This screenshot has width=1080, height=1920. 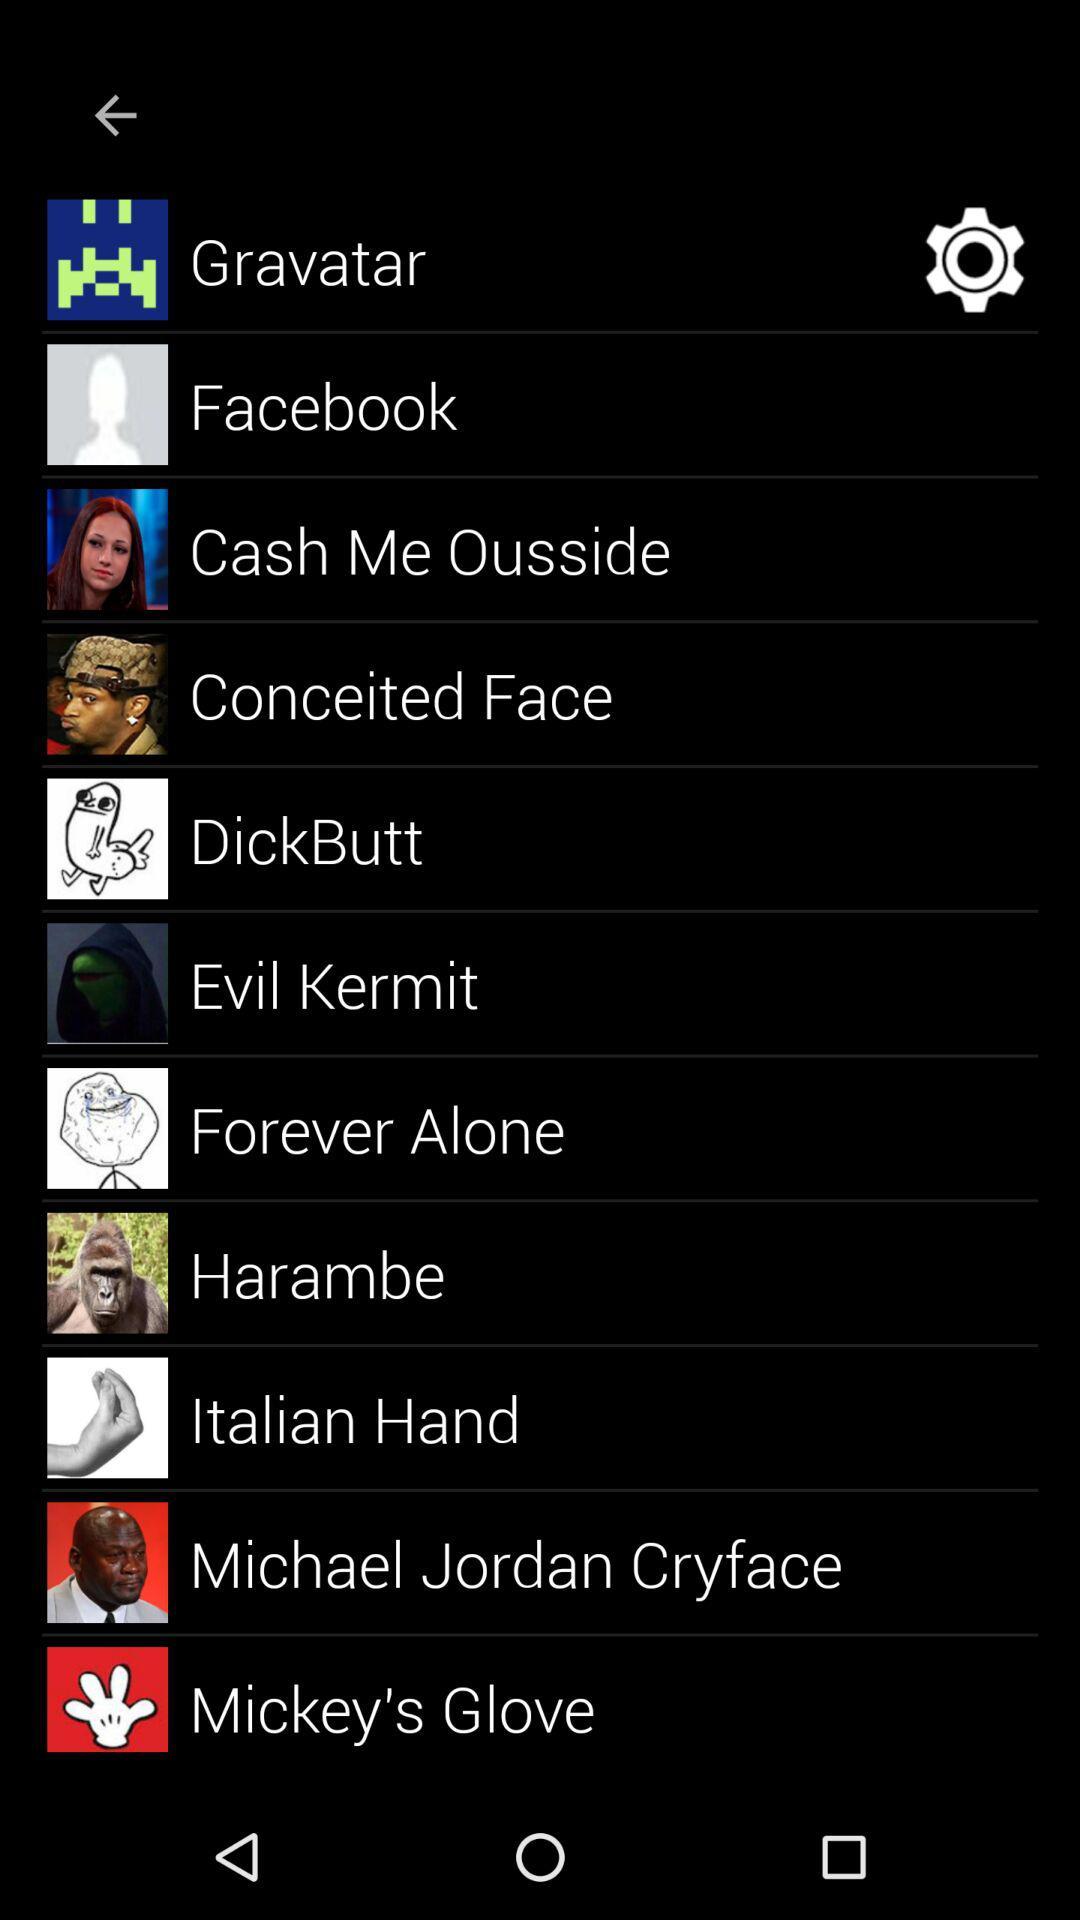 What do you see at coordinates (414, 1697) in the screenshot?
I see `the mickey's glove icon` at bounding box center [414, 1697].